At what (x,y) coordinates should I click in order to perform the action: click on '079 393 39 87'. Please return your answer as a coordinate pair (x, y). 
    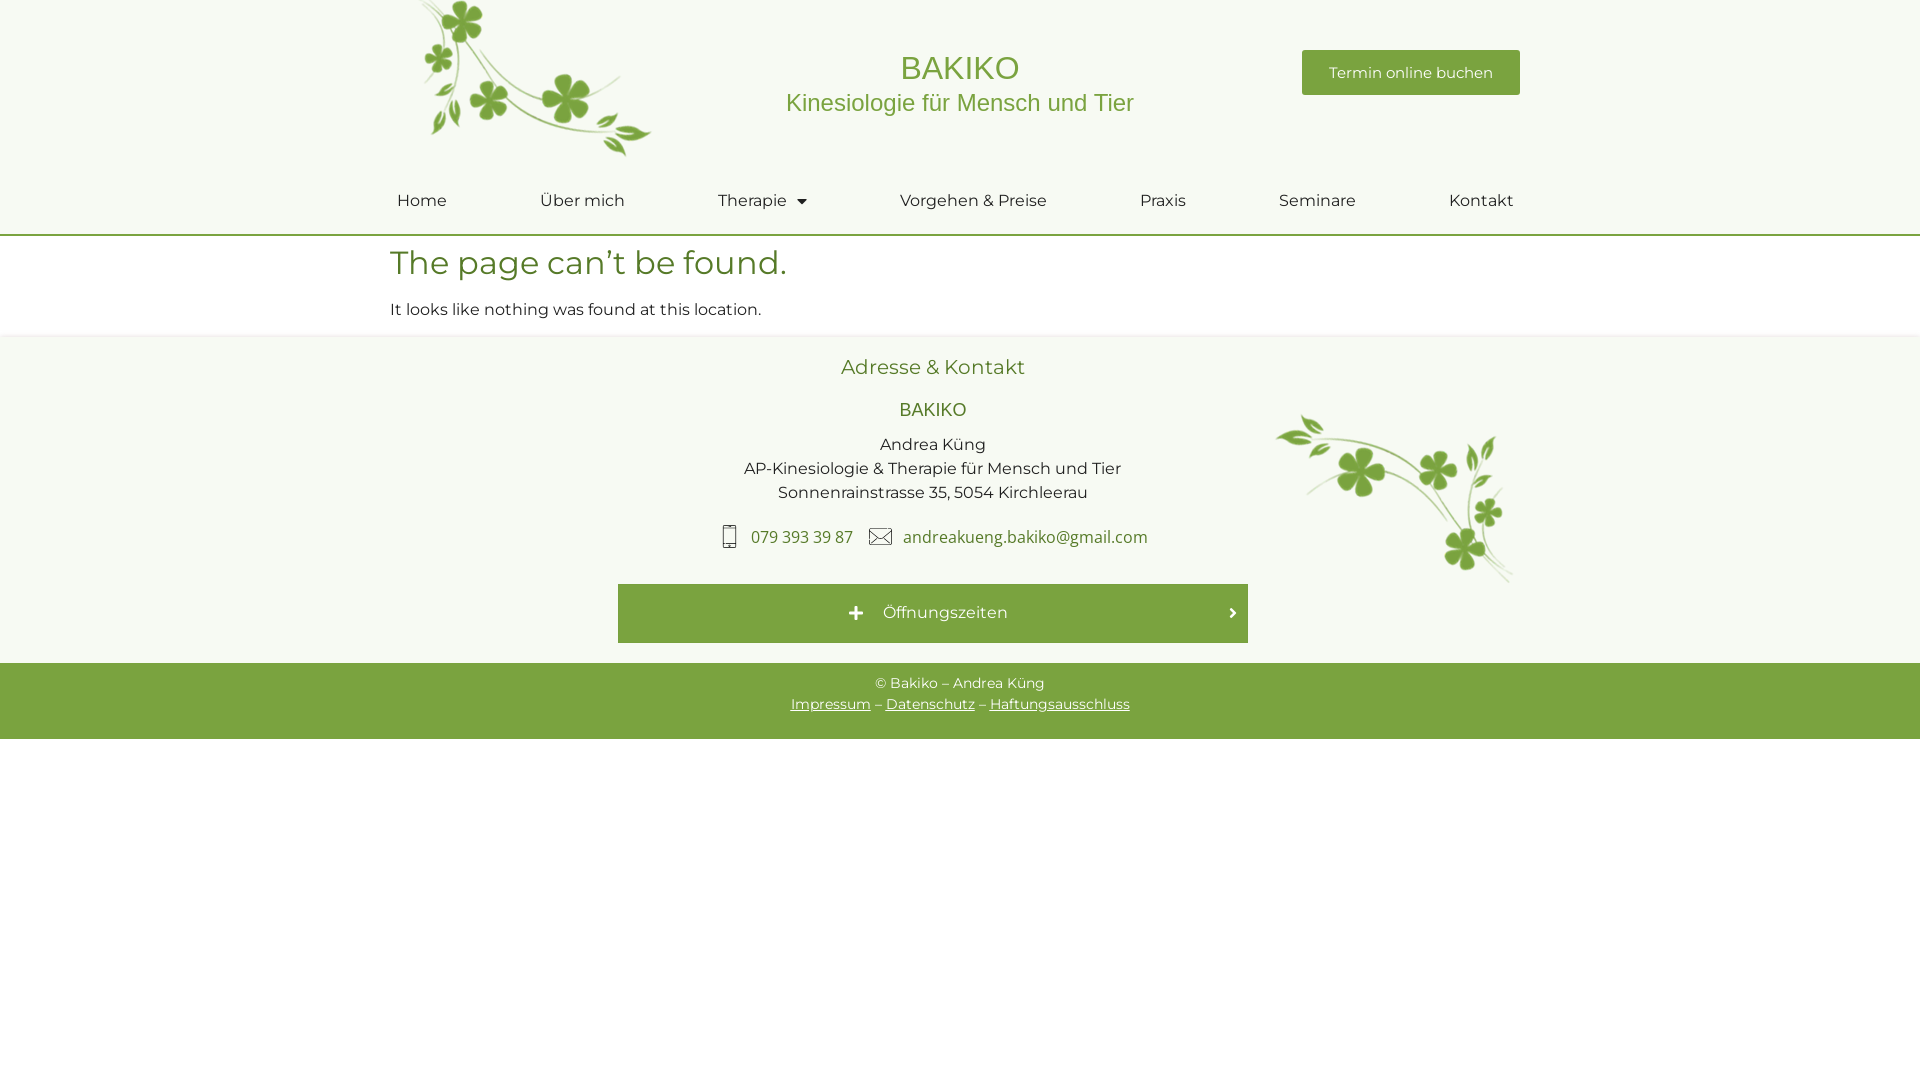
    Looking at the image, I should click on (718, 535).